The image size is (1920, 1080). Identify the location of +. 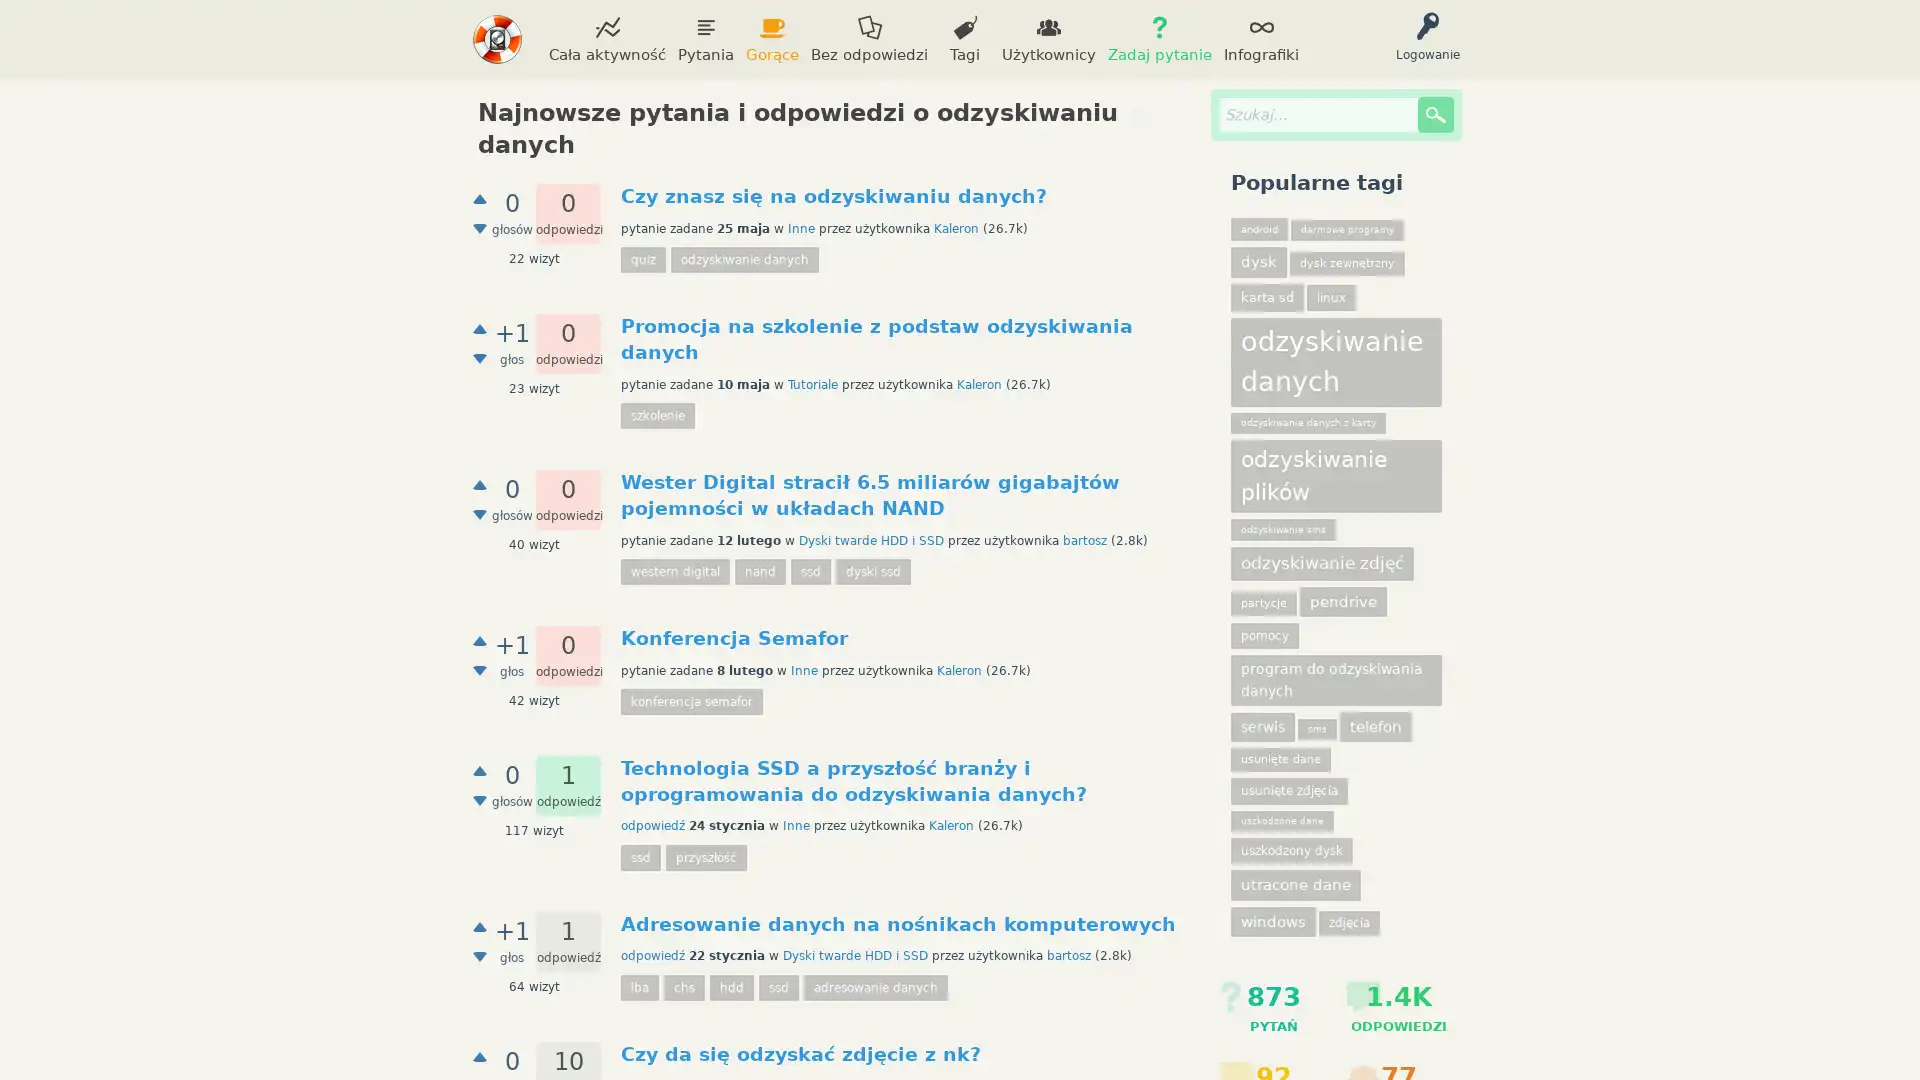
(480, 640).